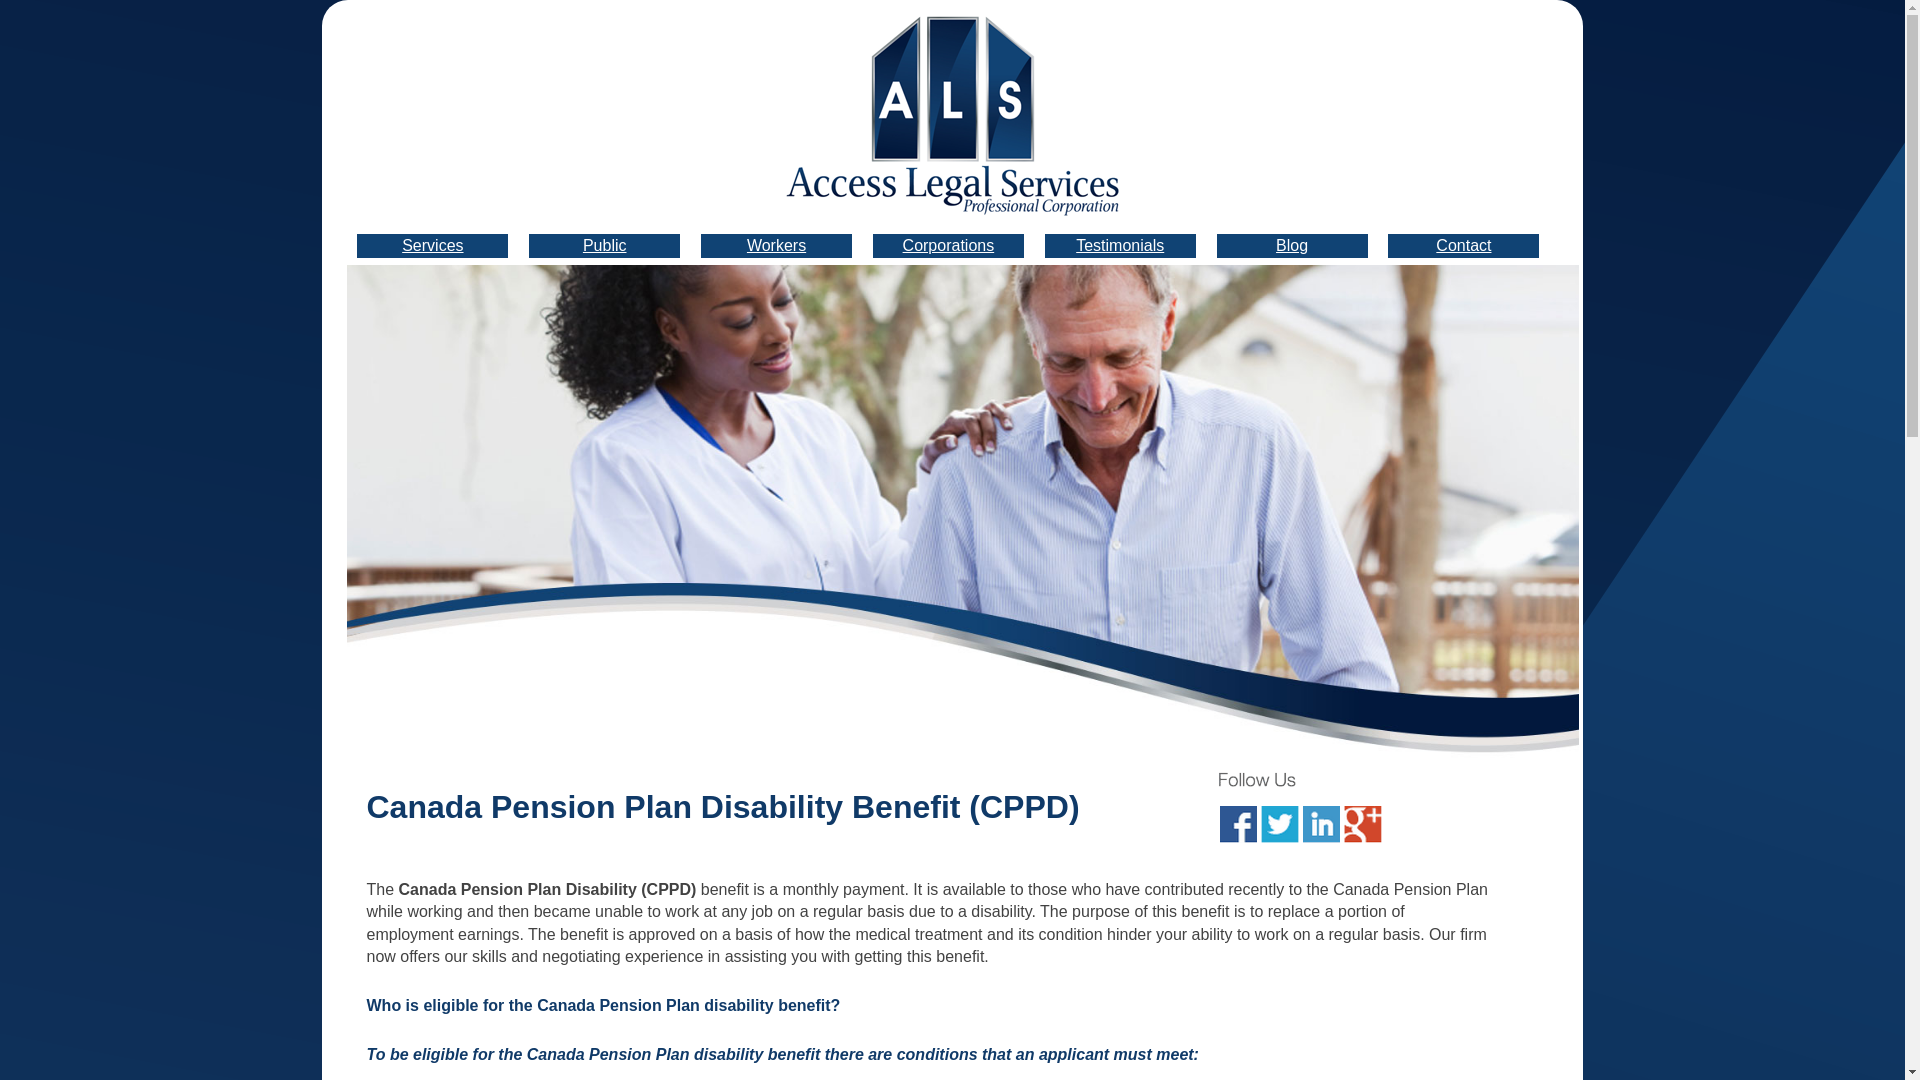 This screenshot has width=1920, height=1080. Describe the element at coordinates (431, 244) in the screenshot. I see `'Services'` at that location.